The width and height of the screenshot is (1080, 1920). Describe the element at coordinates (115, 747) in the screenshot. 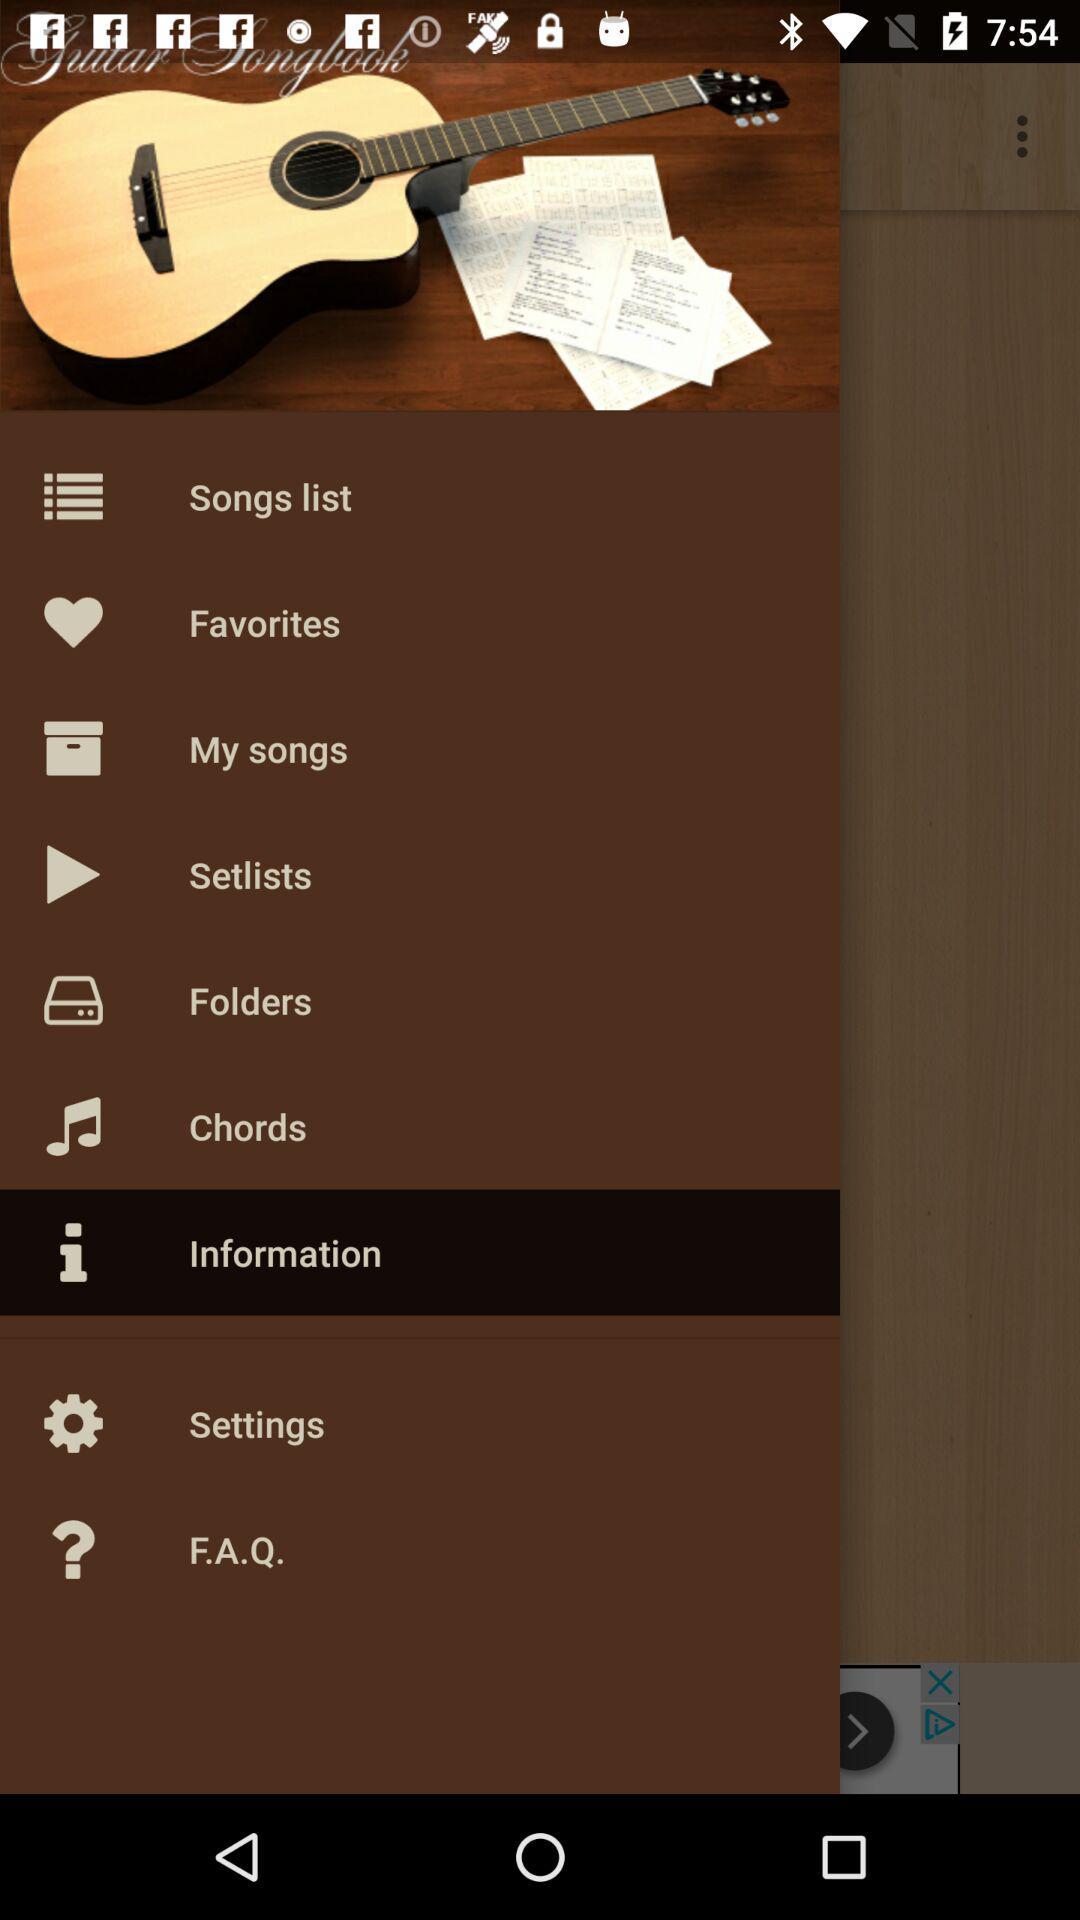

I see `the icon beside the text my songs` at that location.